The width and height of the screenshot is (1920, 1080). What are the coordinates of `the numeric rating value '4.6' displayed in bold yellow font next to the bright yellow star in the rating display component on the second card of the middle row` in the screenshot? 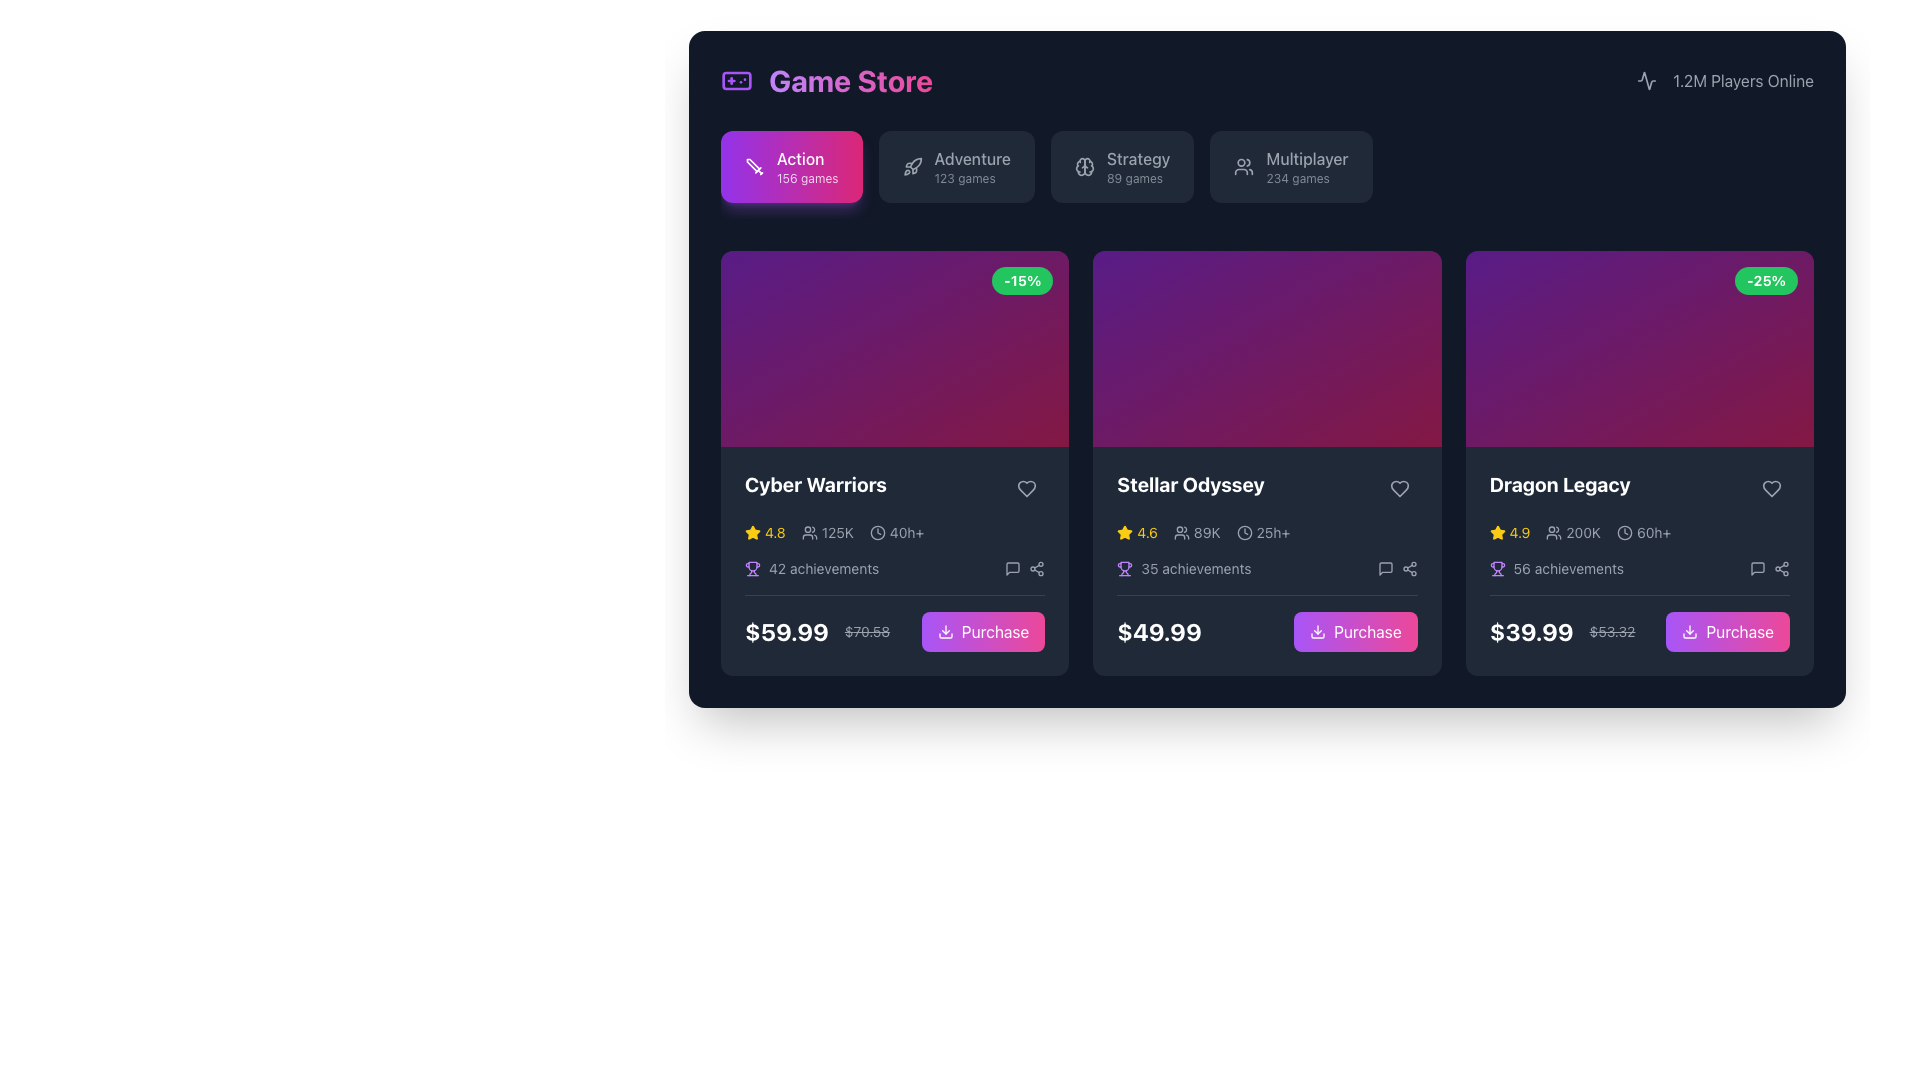 It's located at (1137, 531).